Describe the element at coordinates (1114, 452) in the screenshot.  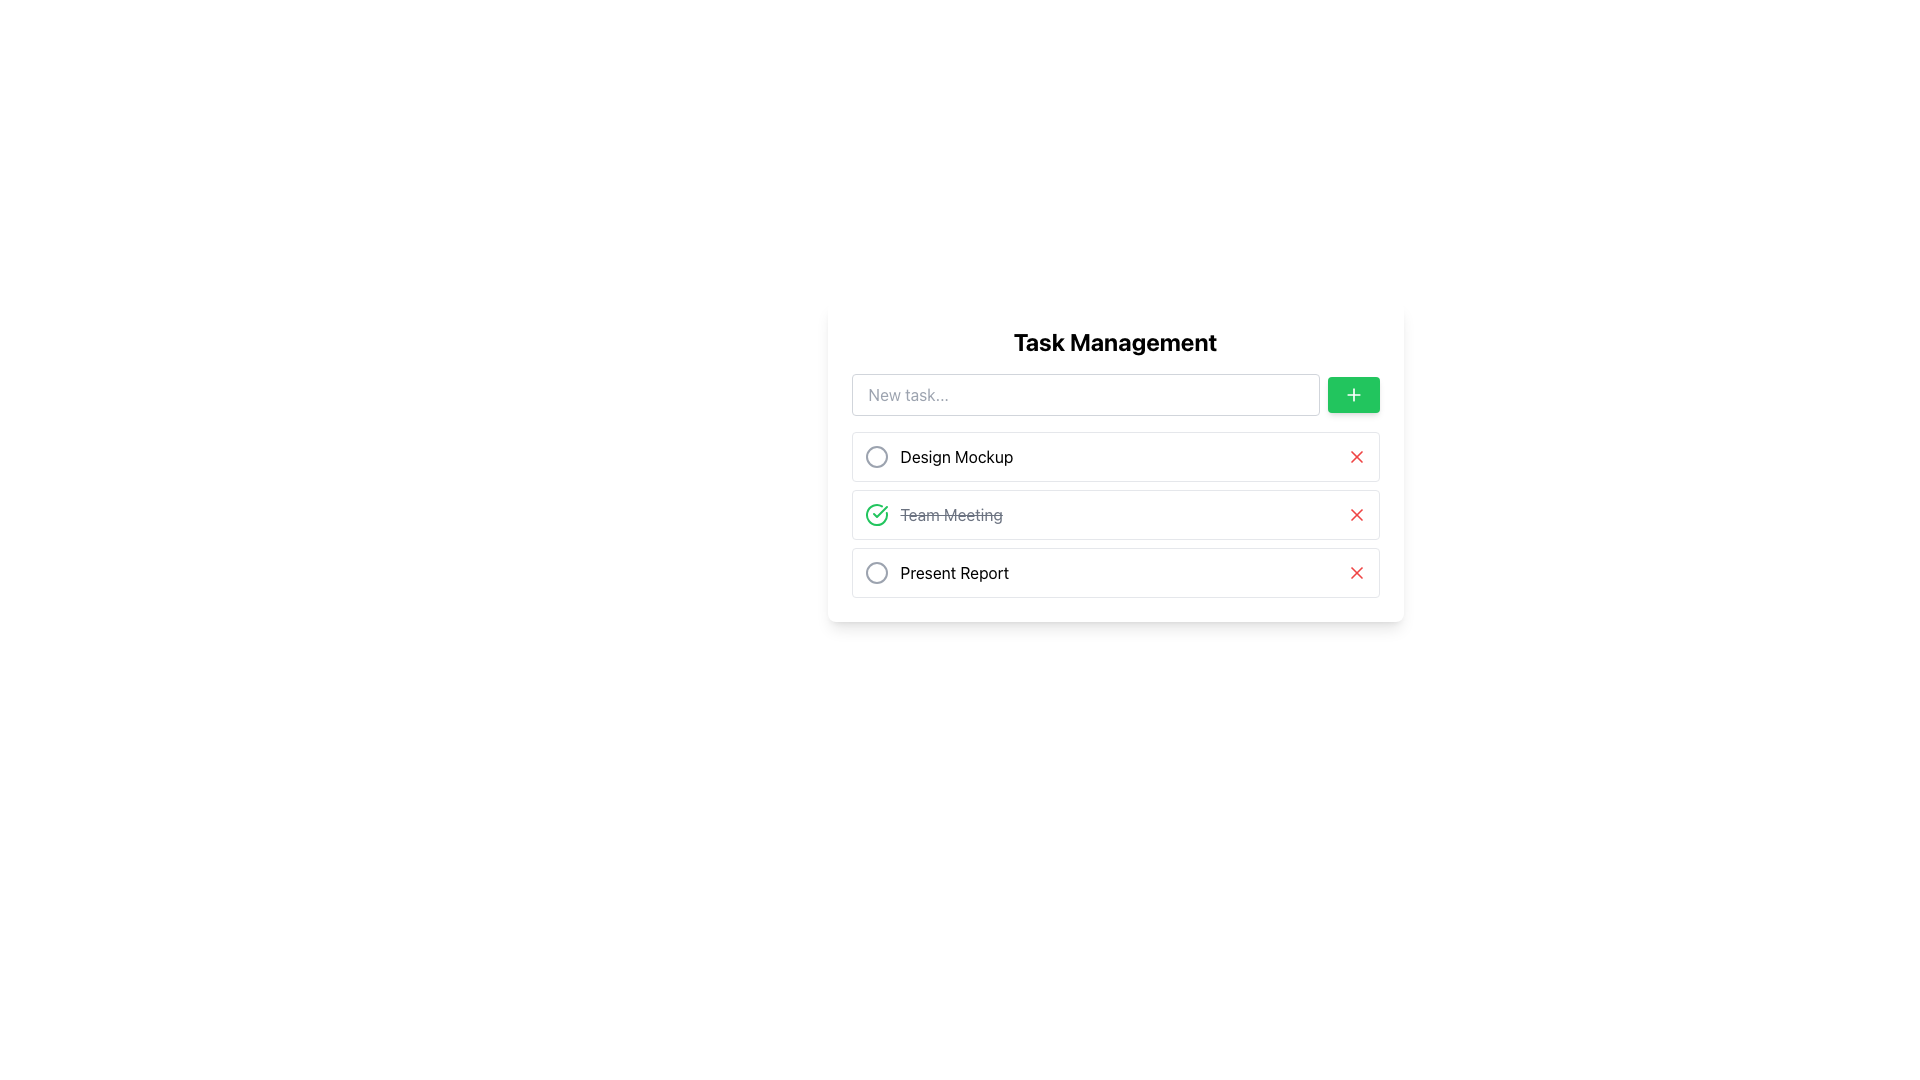
I see `the circular indicator on the 'Design Mockup' task within the second item of the task list in the 'Task Management' panel to mark it as done` at that location.